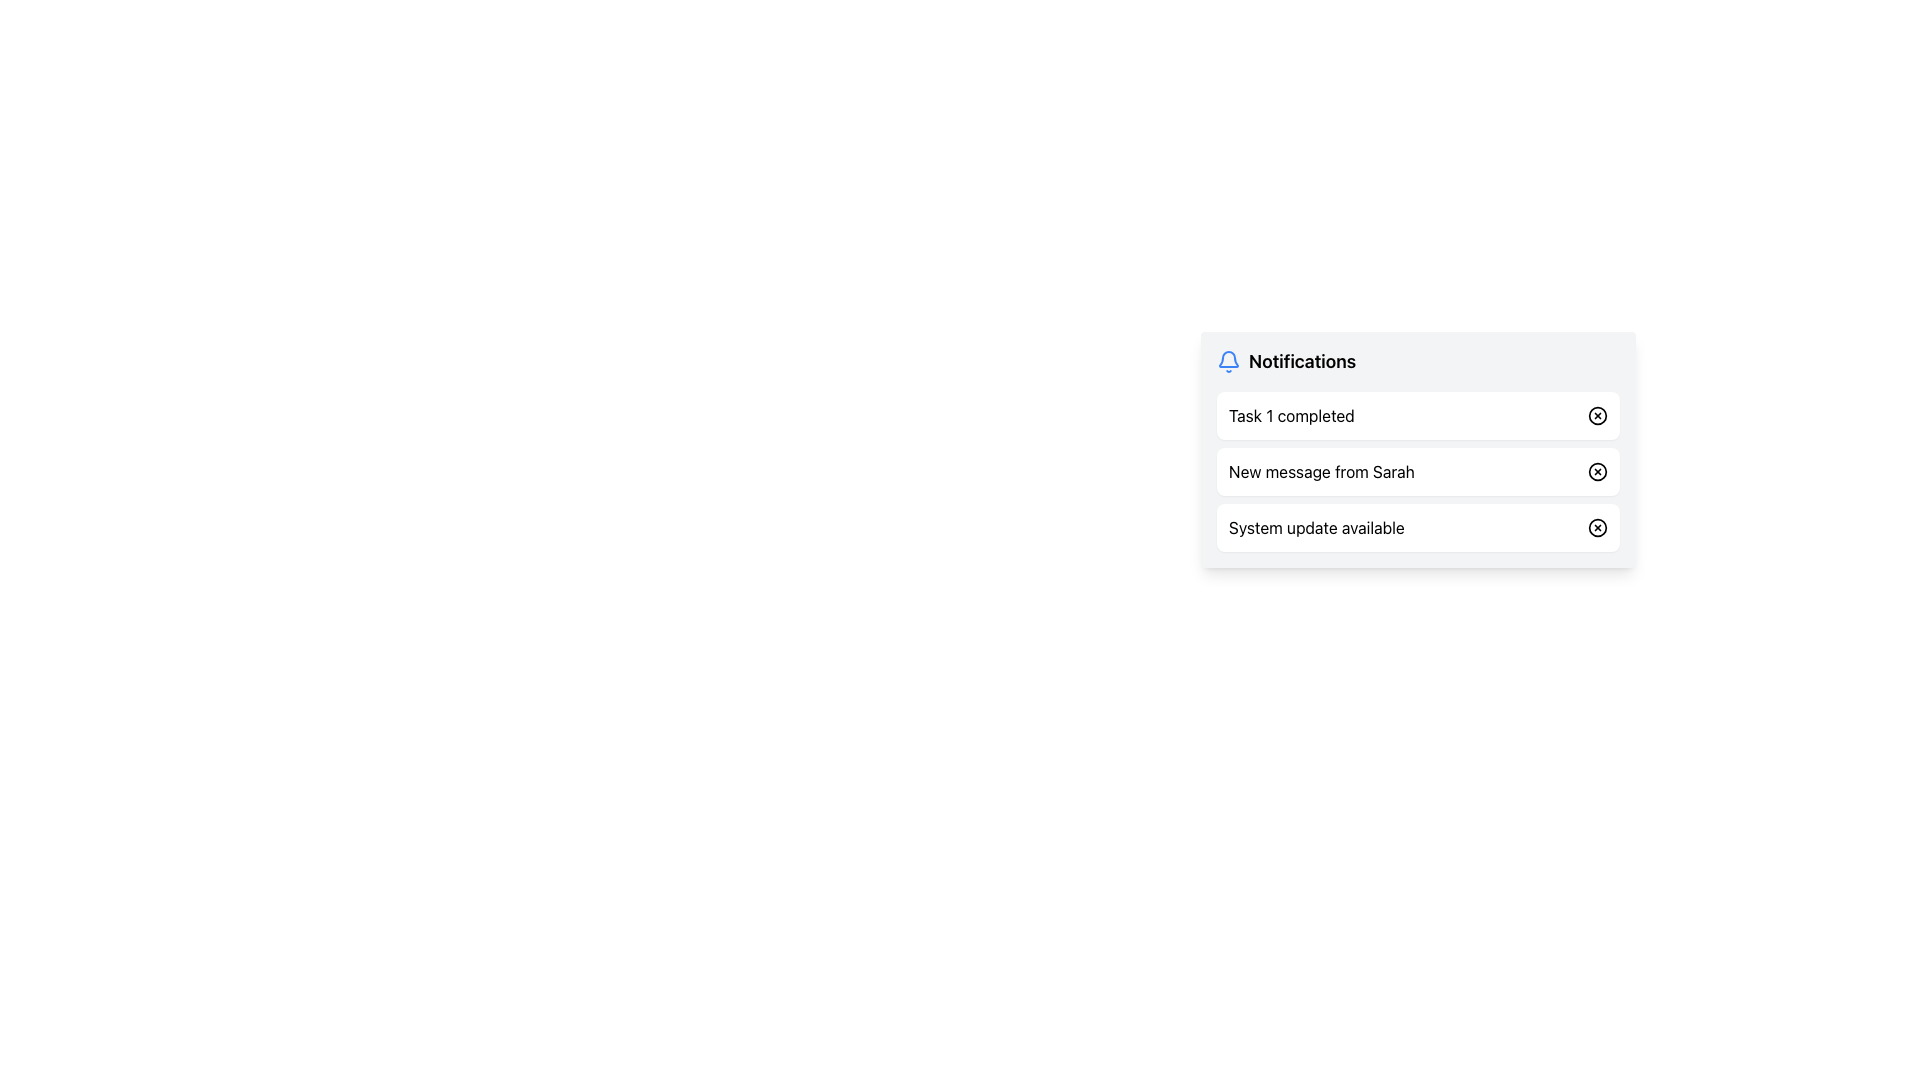  Describe the element at coordinates (1597, 527) in the screenshot. I see `the dismiss icon button on the far right side of the 'System update available' notification row` at that location.